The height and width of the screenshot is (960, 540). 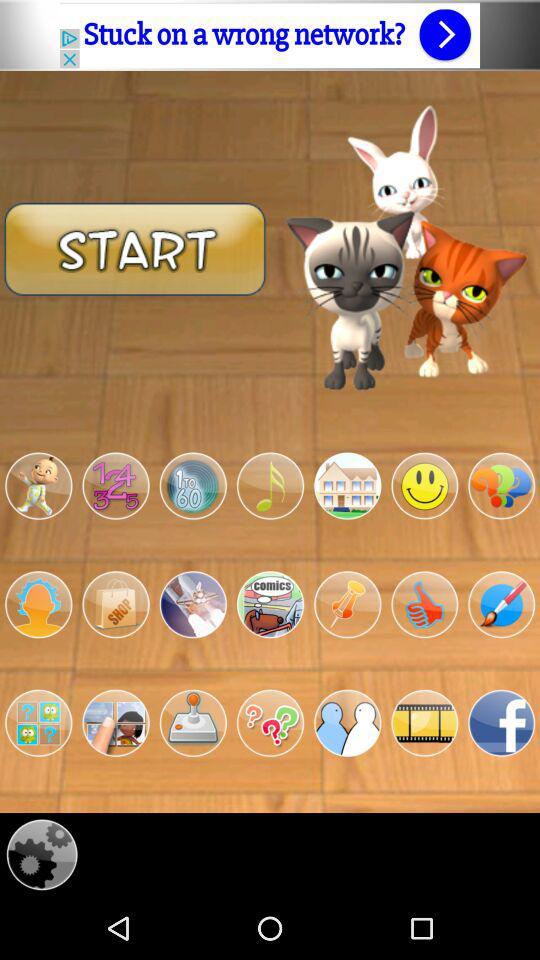 I want to click on pin something, so click(x=346, y=603).